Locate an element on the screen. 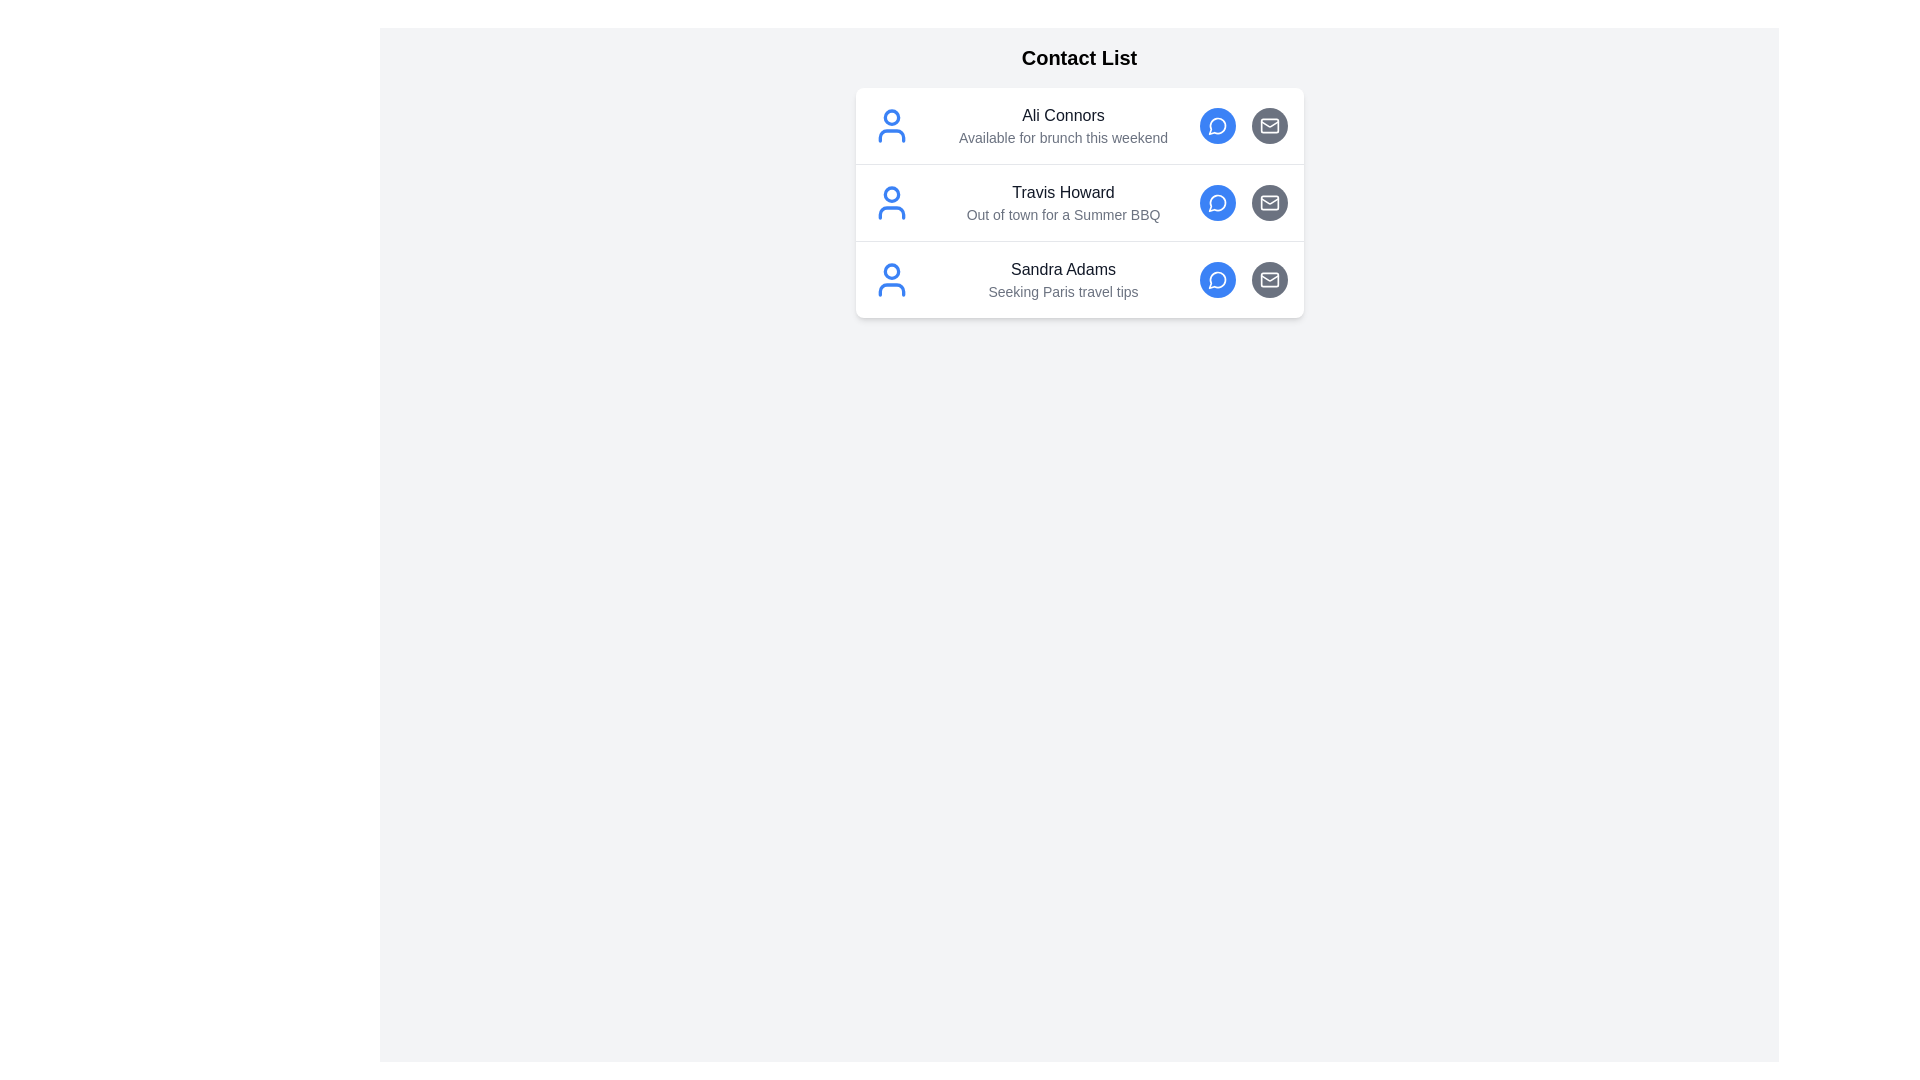 The image size is (1920, 1080). the contact icon for 'Sandra Adams', which is located on the leftmost section of the contact entry, just before the text details is located at coordinates (890, 280).